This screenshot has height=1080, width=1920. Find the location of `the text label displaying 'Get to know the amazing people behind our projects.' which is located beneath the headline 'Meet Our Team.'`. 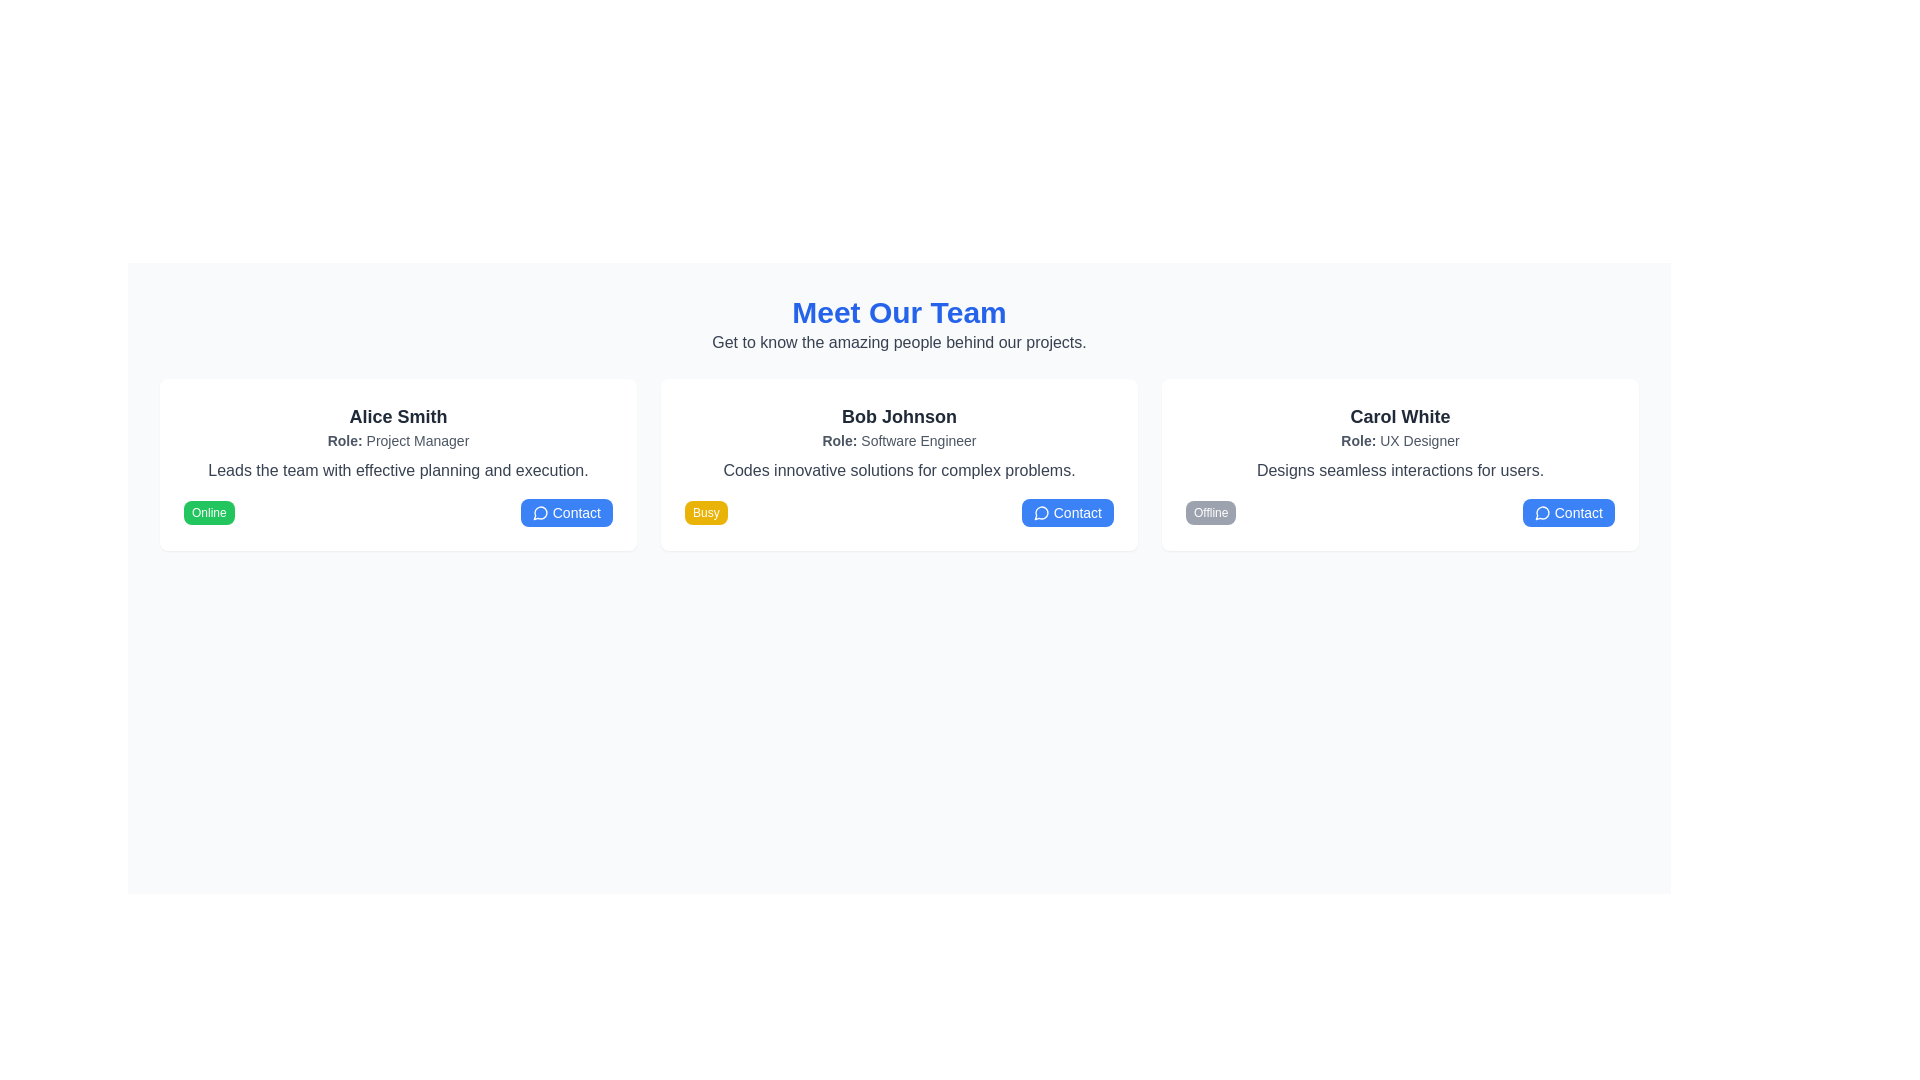

the text label displaying 'Get to know the amazing people behind our projects.' which is located beneath the headline 'Meet Our Team.' is located at coordinates (898, 342).